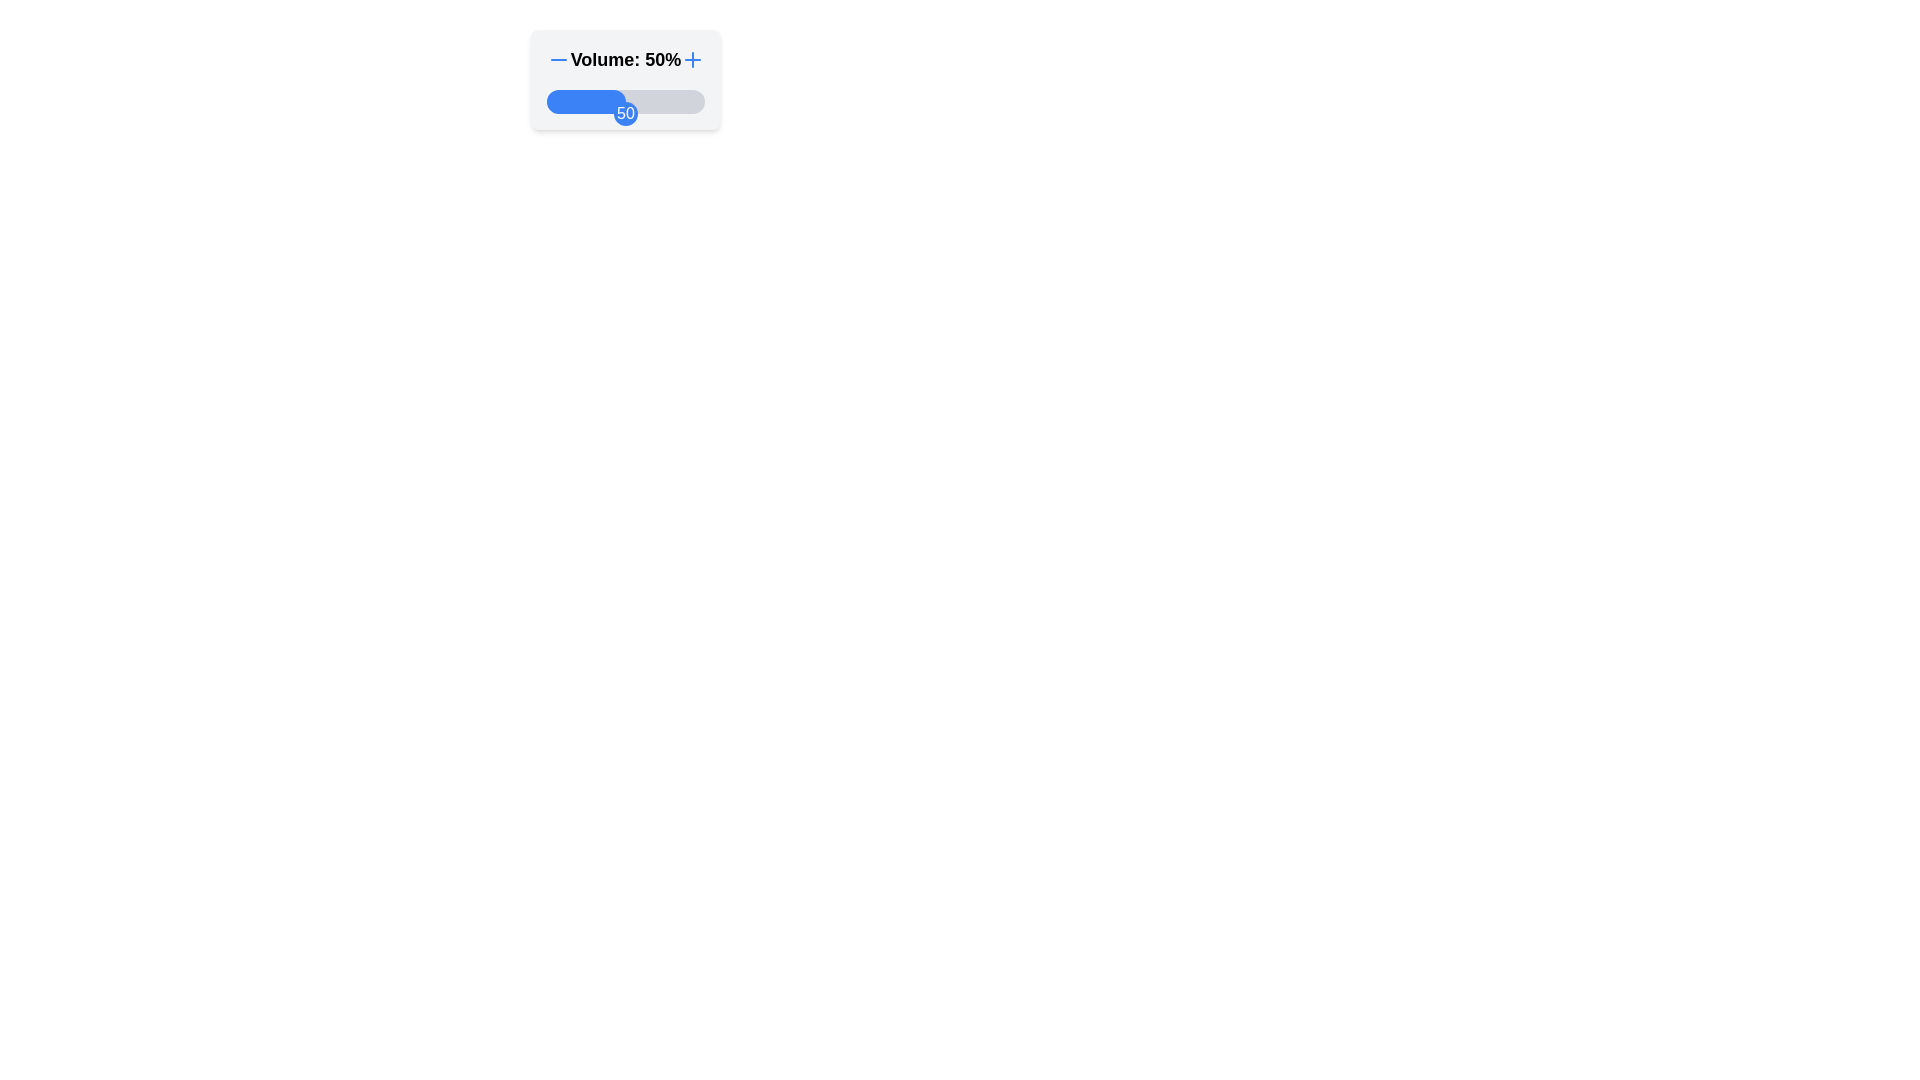  What do you see at coordinates (652, 101) in the screenshot?
I see `the slider` at bounding box center [652, 101].